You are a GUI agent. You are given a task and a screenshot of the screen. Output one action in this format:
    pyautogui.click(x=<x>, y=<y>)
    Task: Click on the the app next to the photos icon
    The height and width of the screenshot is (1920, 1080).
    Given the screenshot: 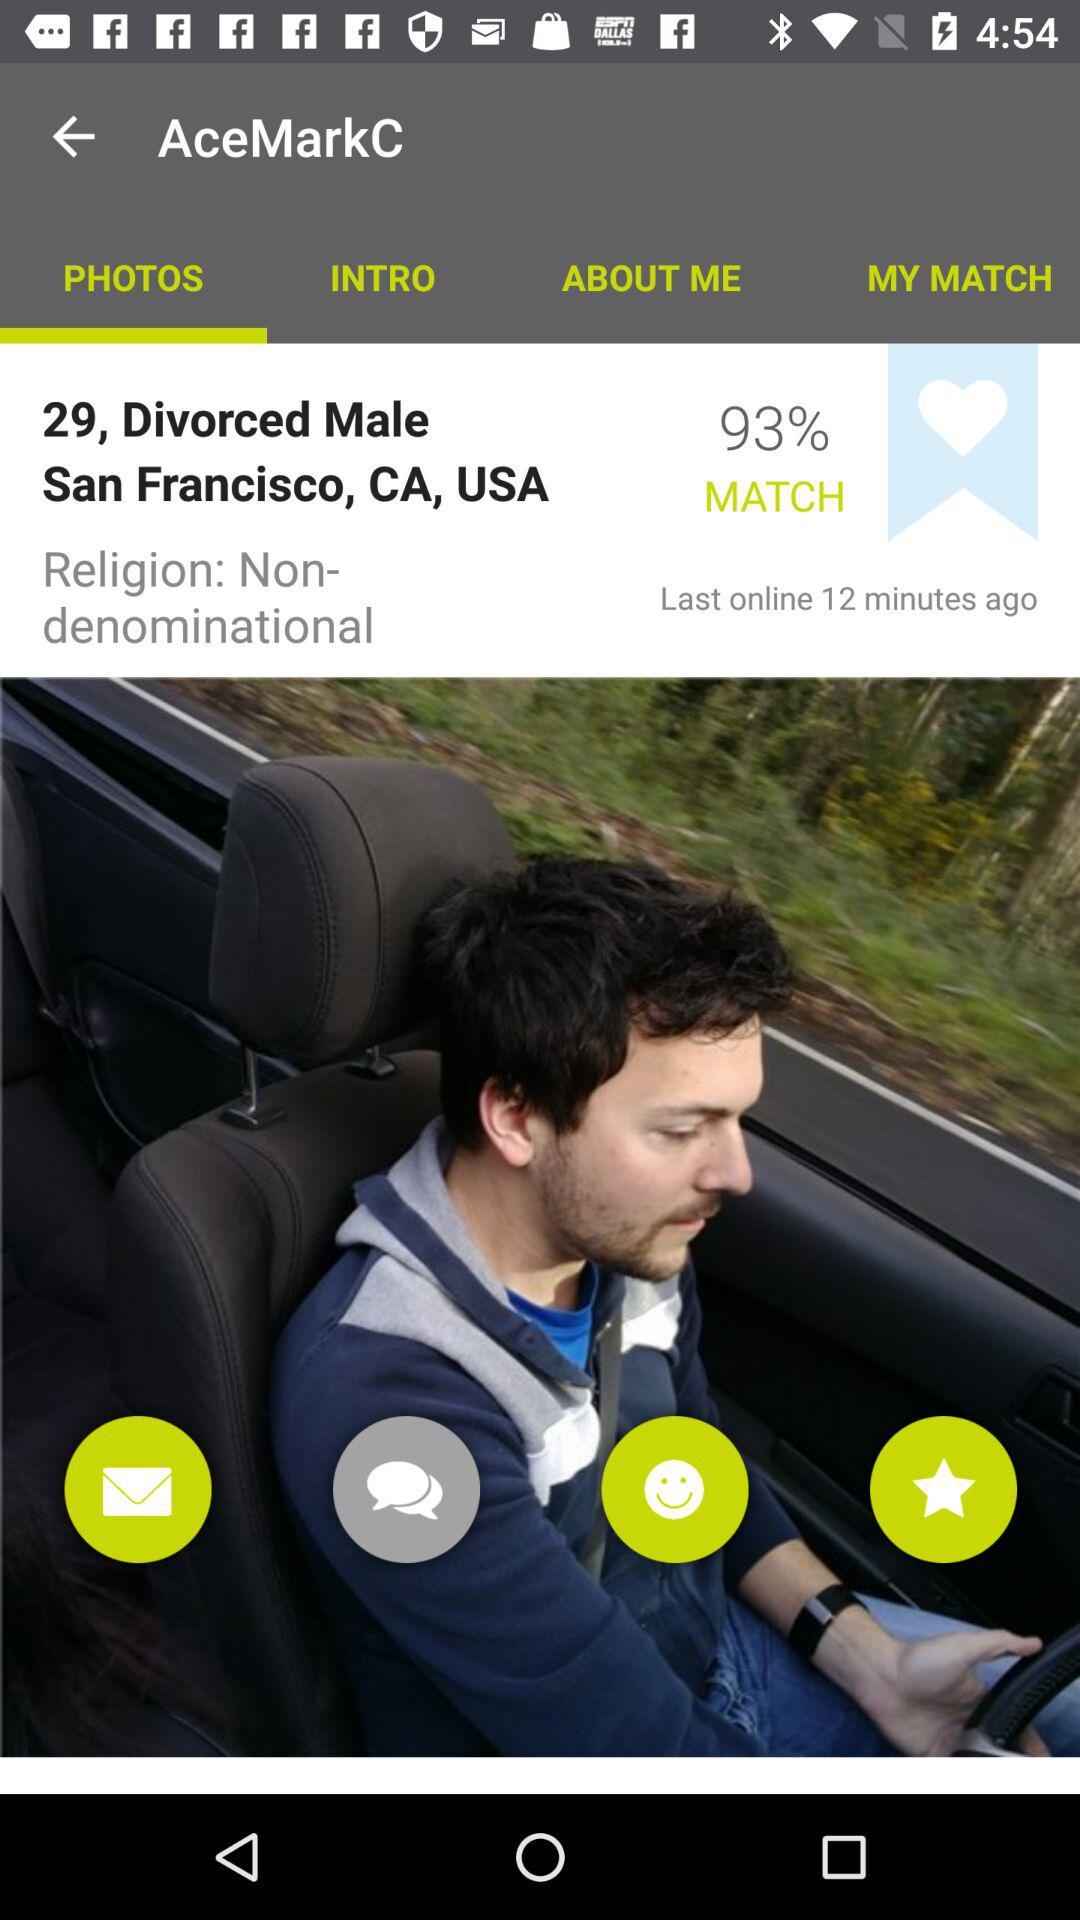 What is the action you would take?
    pyautogui.click(x=382, y=275)
    